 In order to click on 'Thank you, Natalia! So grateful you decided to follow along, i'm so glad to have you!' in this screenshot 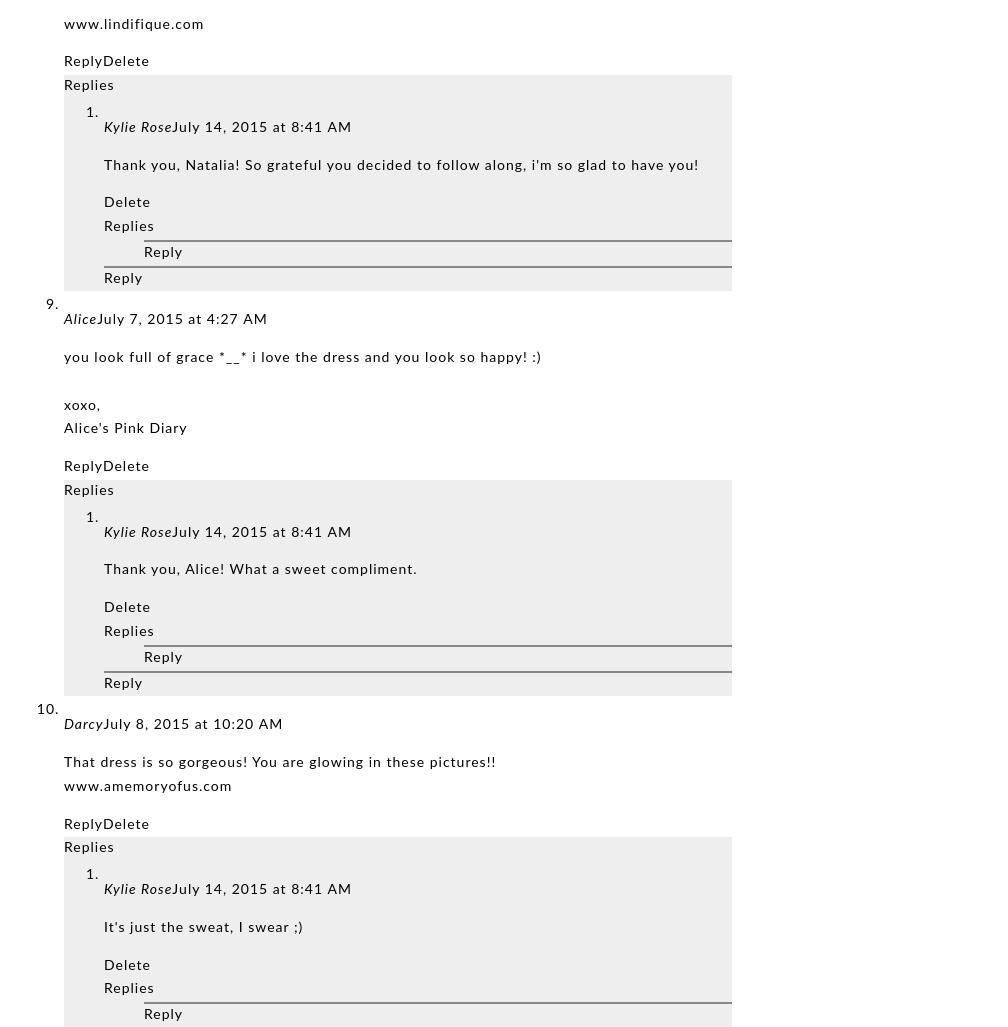, I will do `click(401, 165)`.